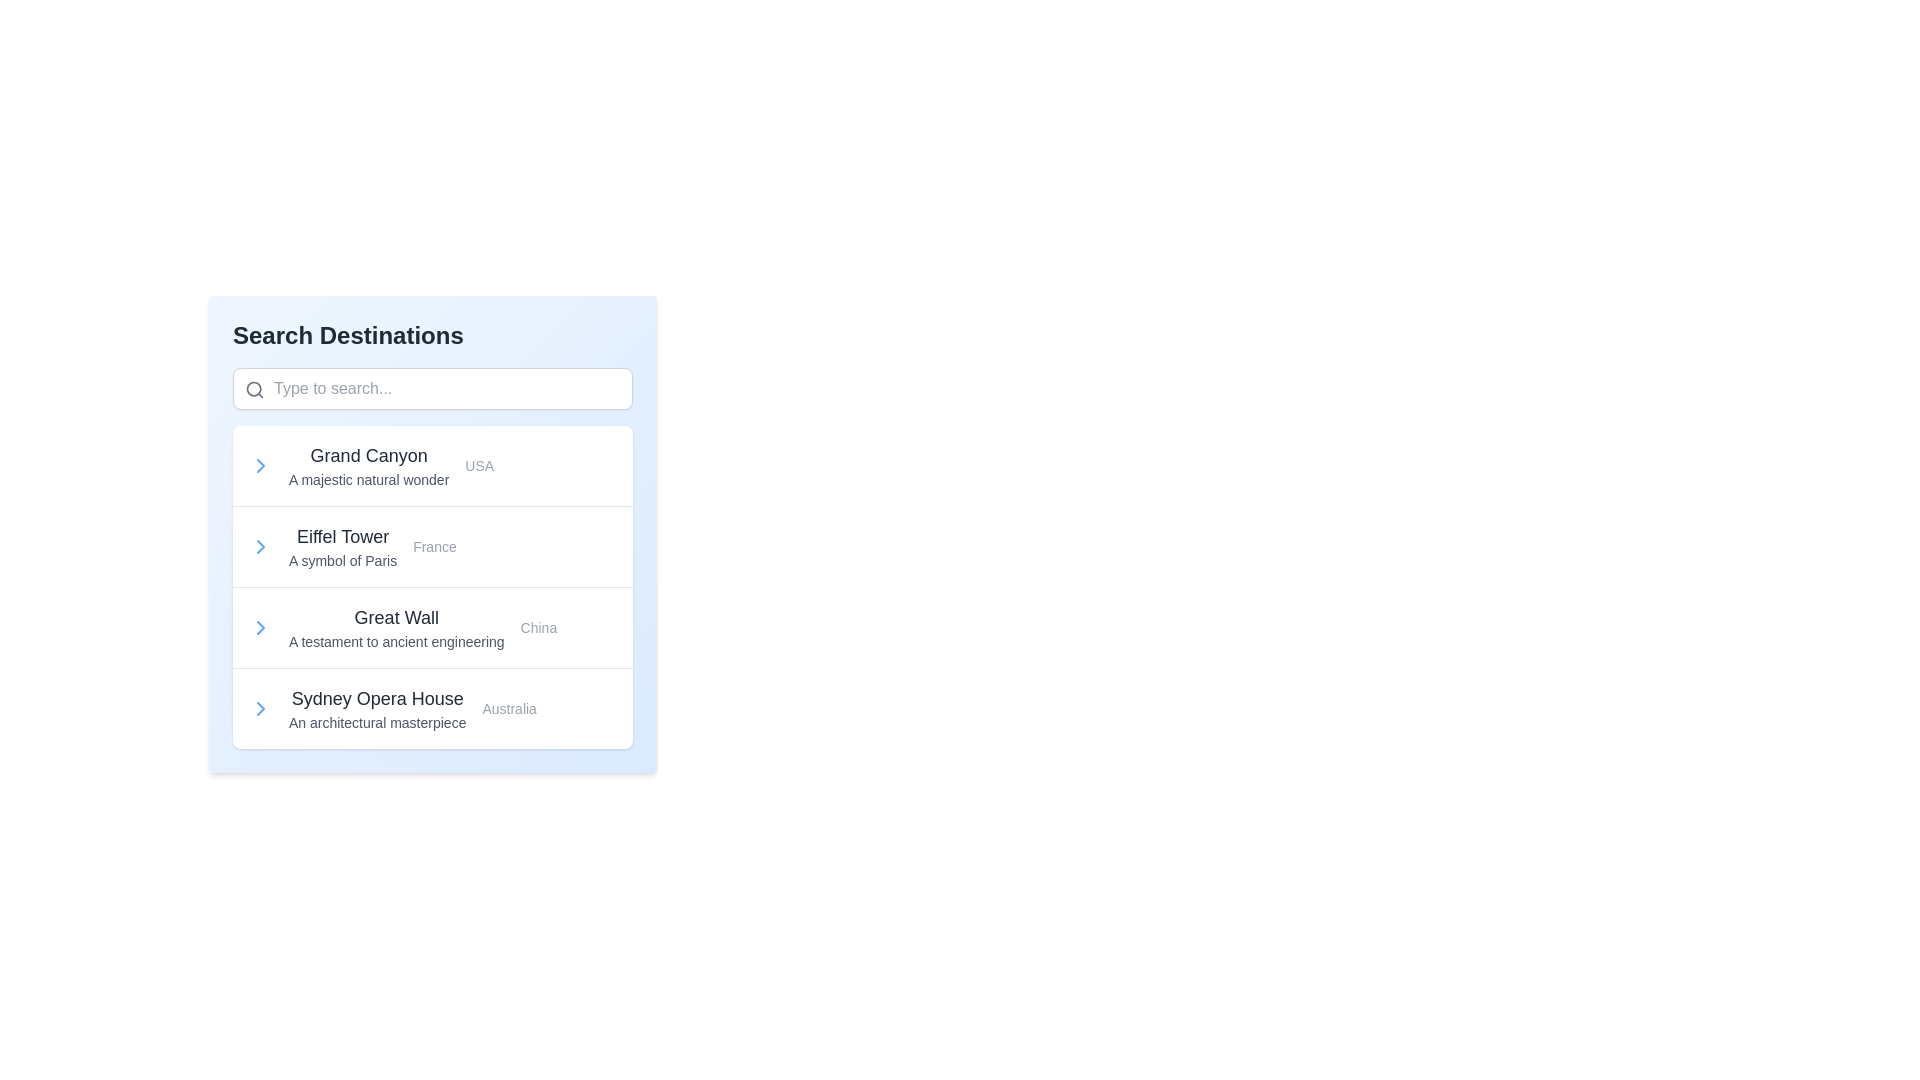  What do you see at coordinates (396, 641) in the screenshot?
I see `descriptive information provided by the Text Label beneath the main title 'Great Wall', which emphasizes its historical significance` at bounding box center [396, 641].